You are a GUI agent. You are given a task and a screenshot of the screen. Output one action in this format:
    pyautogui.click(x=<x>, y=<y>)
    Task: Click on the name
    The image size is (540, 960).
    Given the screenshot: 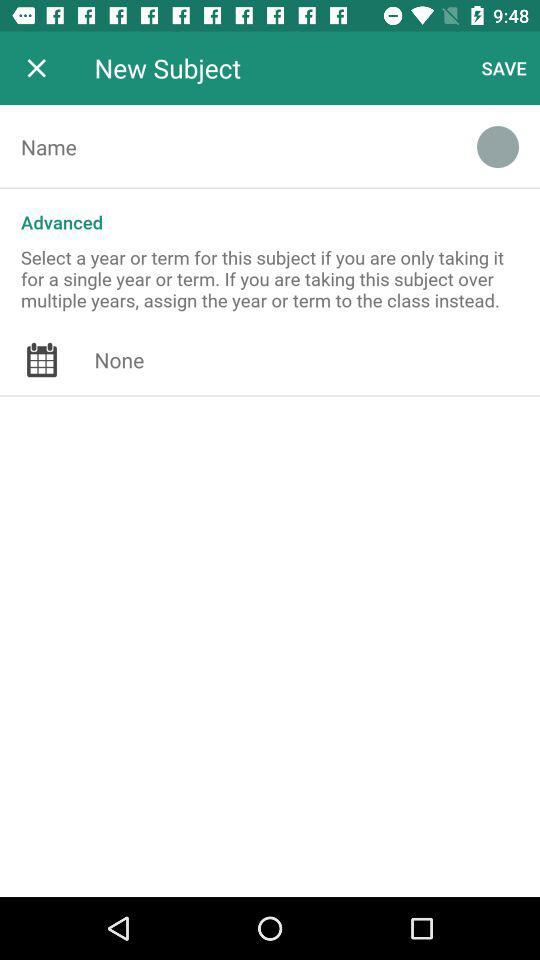 What is the action you would take?
    pyautogui.click(x=226, y=145)
    